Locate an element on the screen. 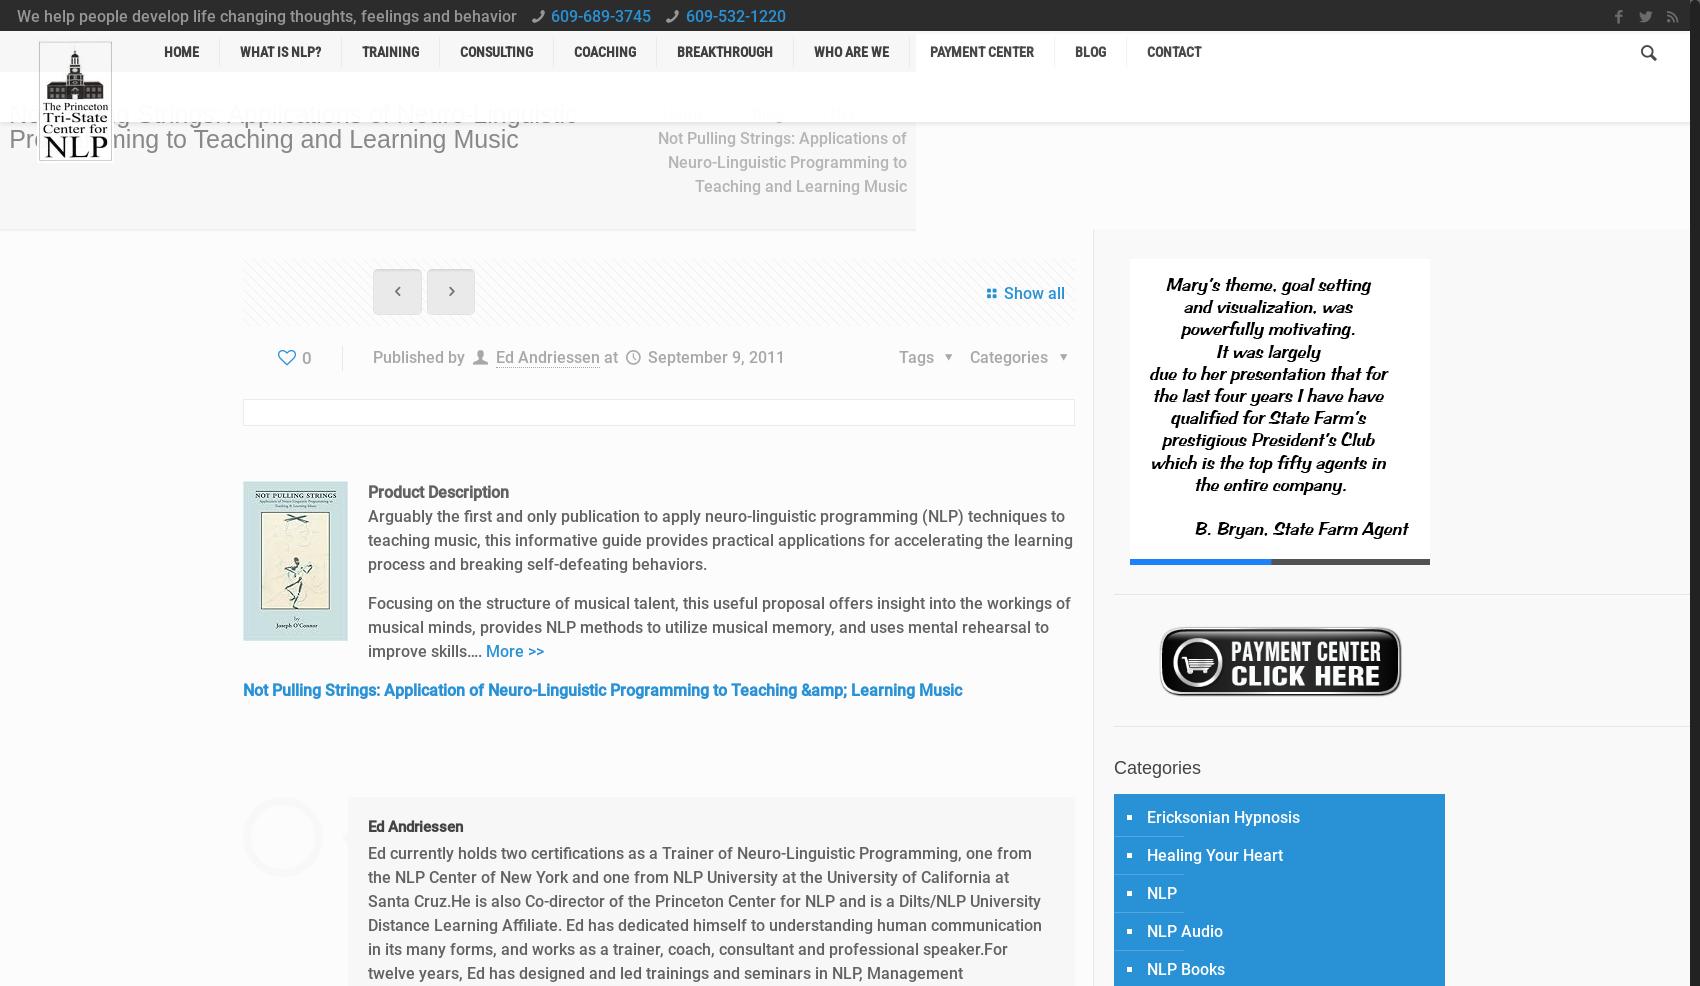 This screenshot has width=1700, height=986. 'Not Pulling Strings: Application of Neuro-Linguistic Programming to Teaching &amp; Learning Music' is located at coordinates (242, 689).